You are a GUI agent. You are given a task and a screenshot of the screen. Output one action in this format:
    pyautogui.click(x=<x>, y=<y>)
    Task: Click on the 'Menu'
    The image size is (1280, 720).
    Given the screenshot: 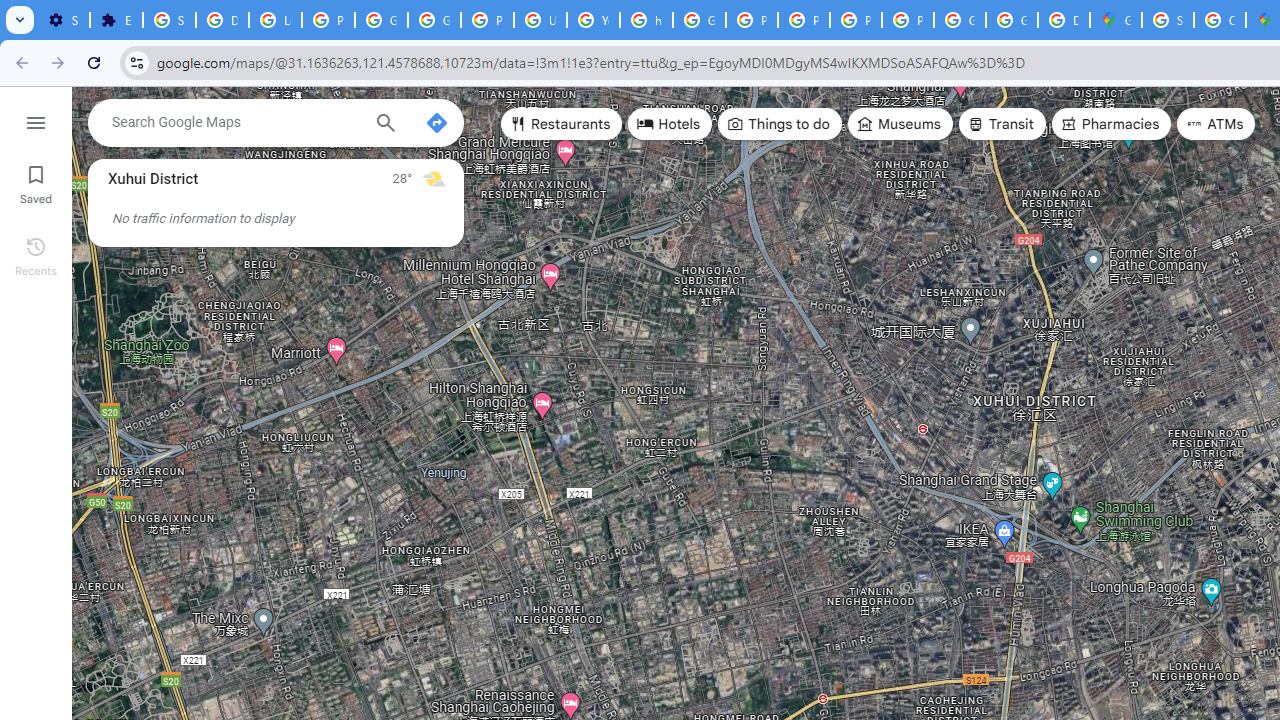 What is the action you would take?
    pyautogui.click(x=35, y=120)
    